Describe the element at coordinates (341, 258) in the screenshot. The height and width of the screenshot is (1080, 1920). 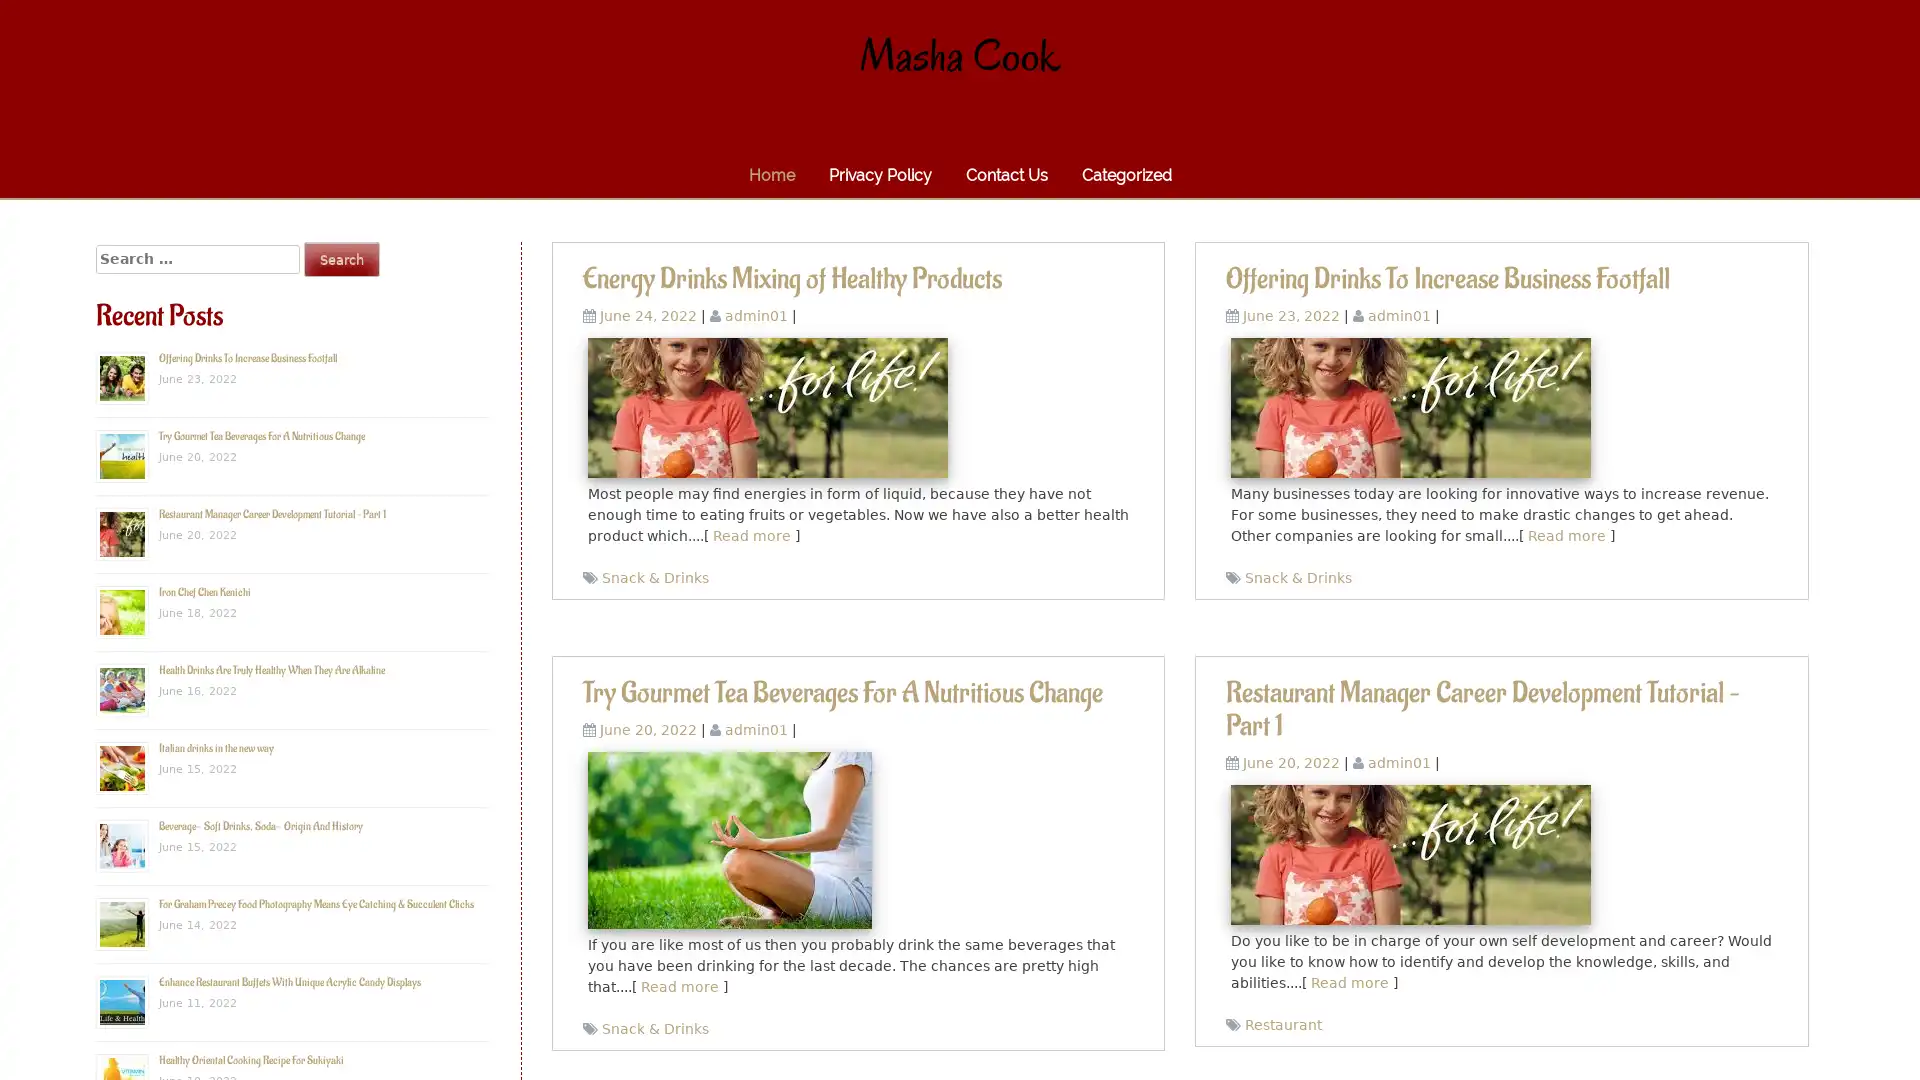
I see `Search` at that location.